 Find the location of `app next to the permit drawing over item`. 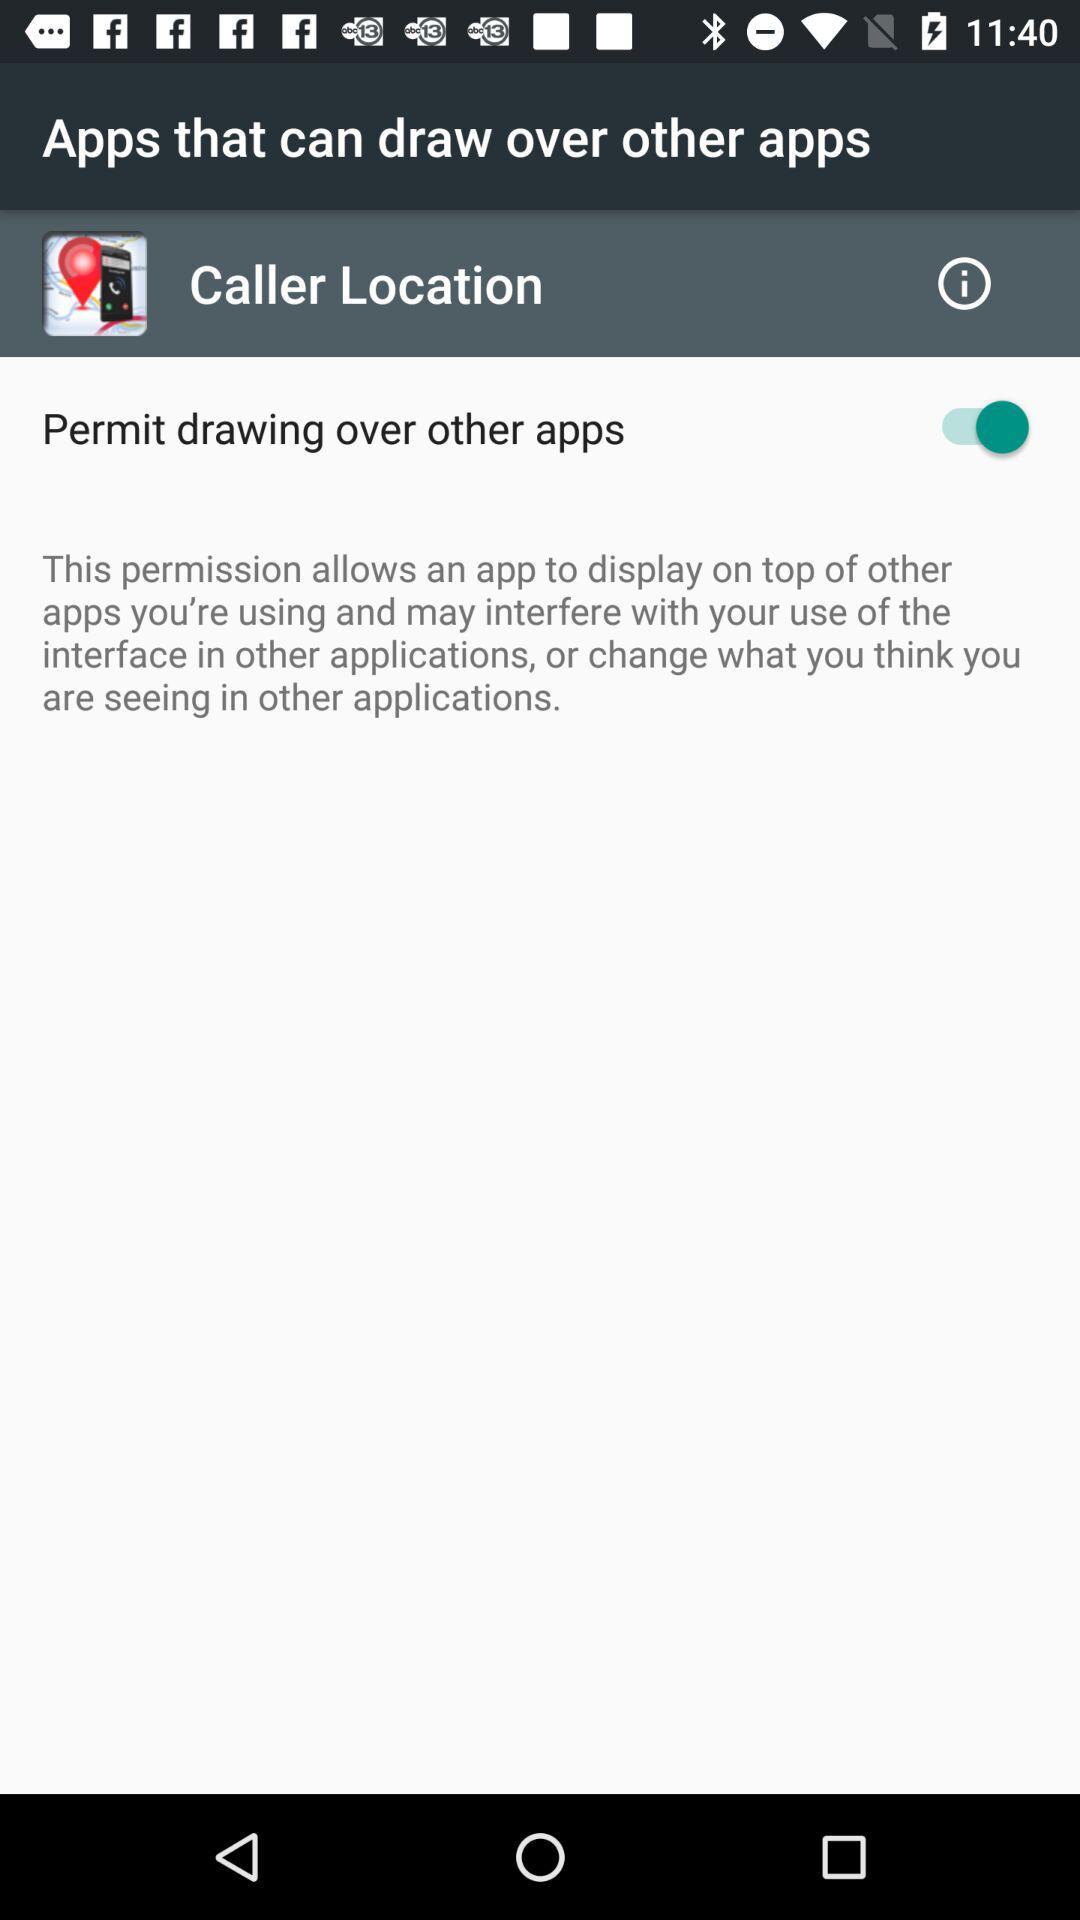

app next to the permit drawing over item is located at coordinates (974, 426).